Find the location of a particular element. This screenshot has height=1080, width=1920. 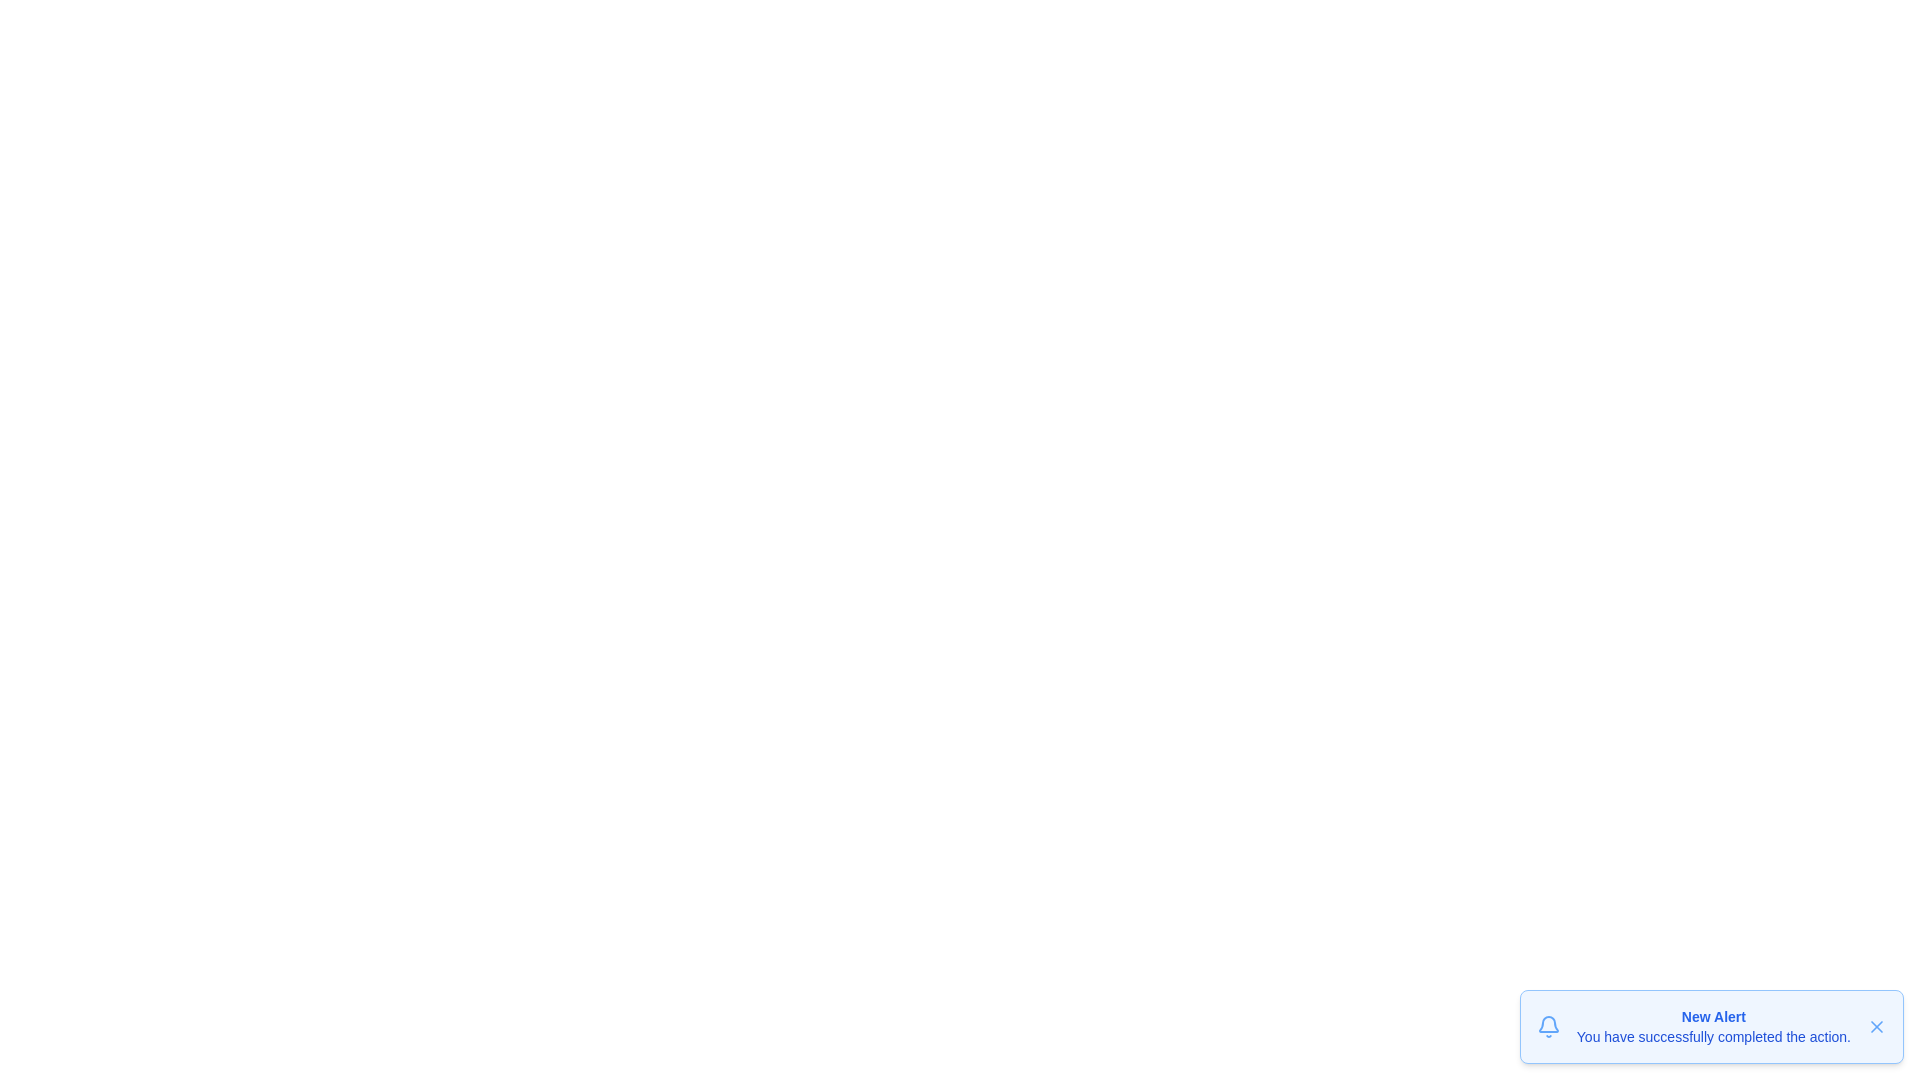

the close button to dismiss the notification is located at coordinates (1875, 1026).